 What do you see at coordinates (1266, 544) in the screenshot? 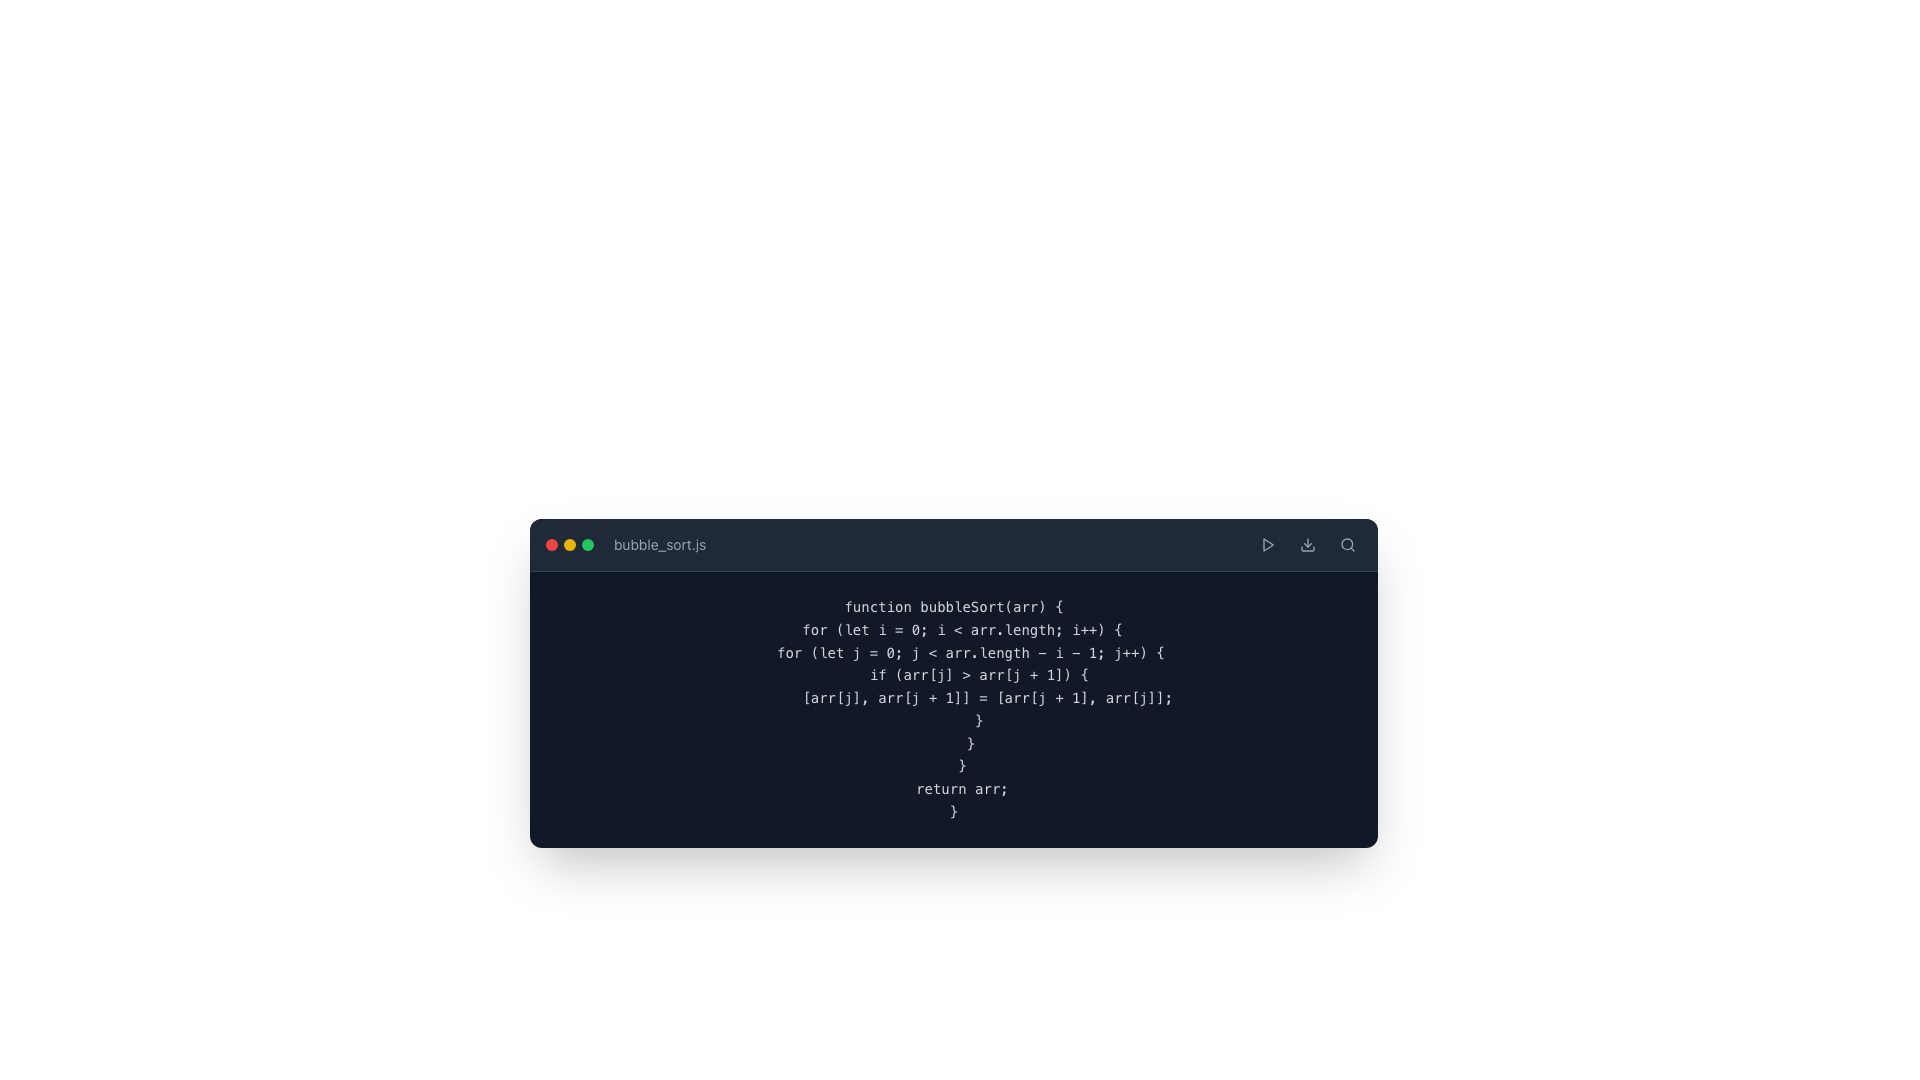
I see `the right-oriented triangular shaped icon in the toolbar at the top right of the application interface` at bounding box center [1266, 544].